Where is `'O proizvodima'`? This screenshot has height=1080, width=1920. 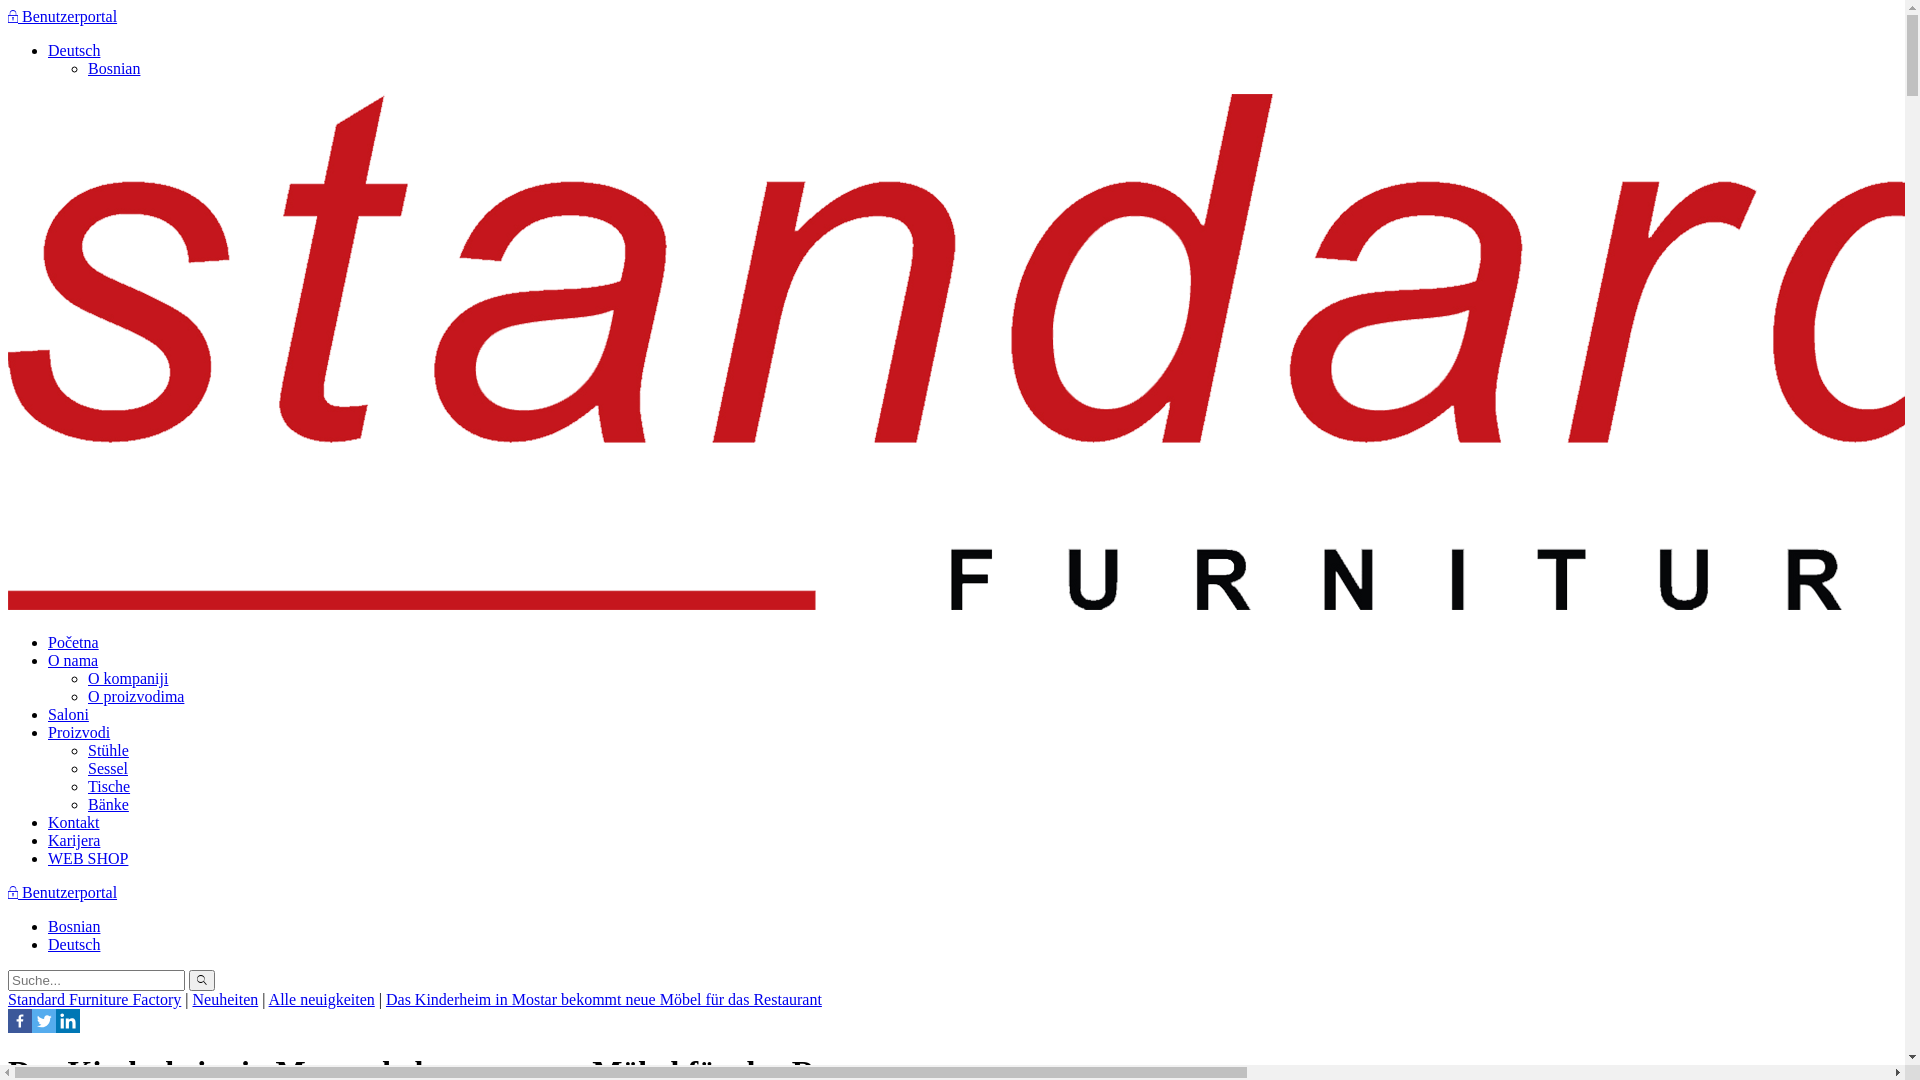 'O proizvodima' is located at coordinates (86, 695).